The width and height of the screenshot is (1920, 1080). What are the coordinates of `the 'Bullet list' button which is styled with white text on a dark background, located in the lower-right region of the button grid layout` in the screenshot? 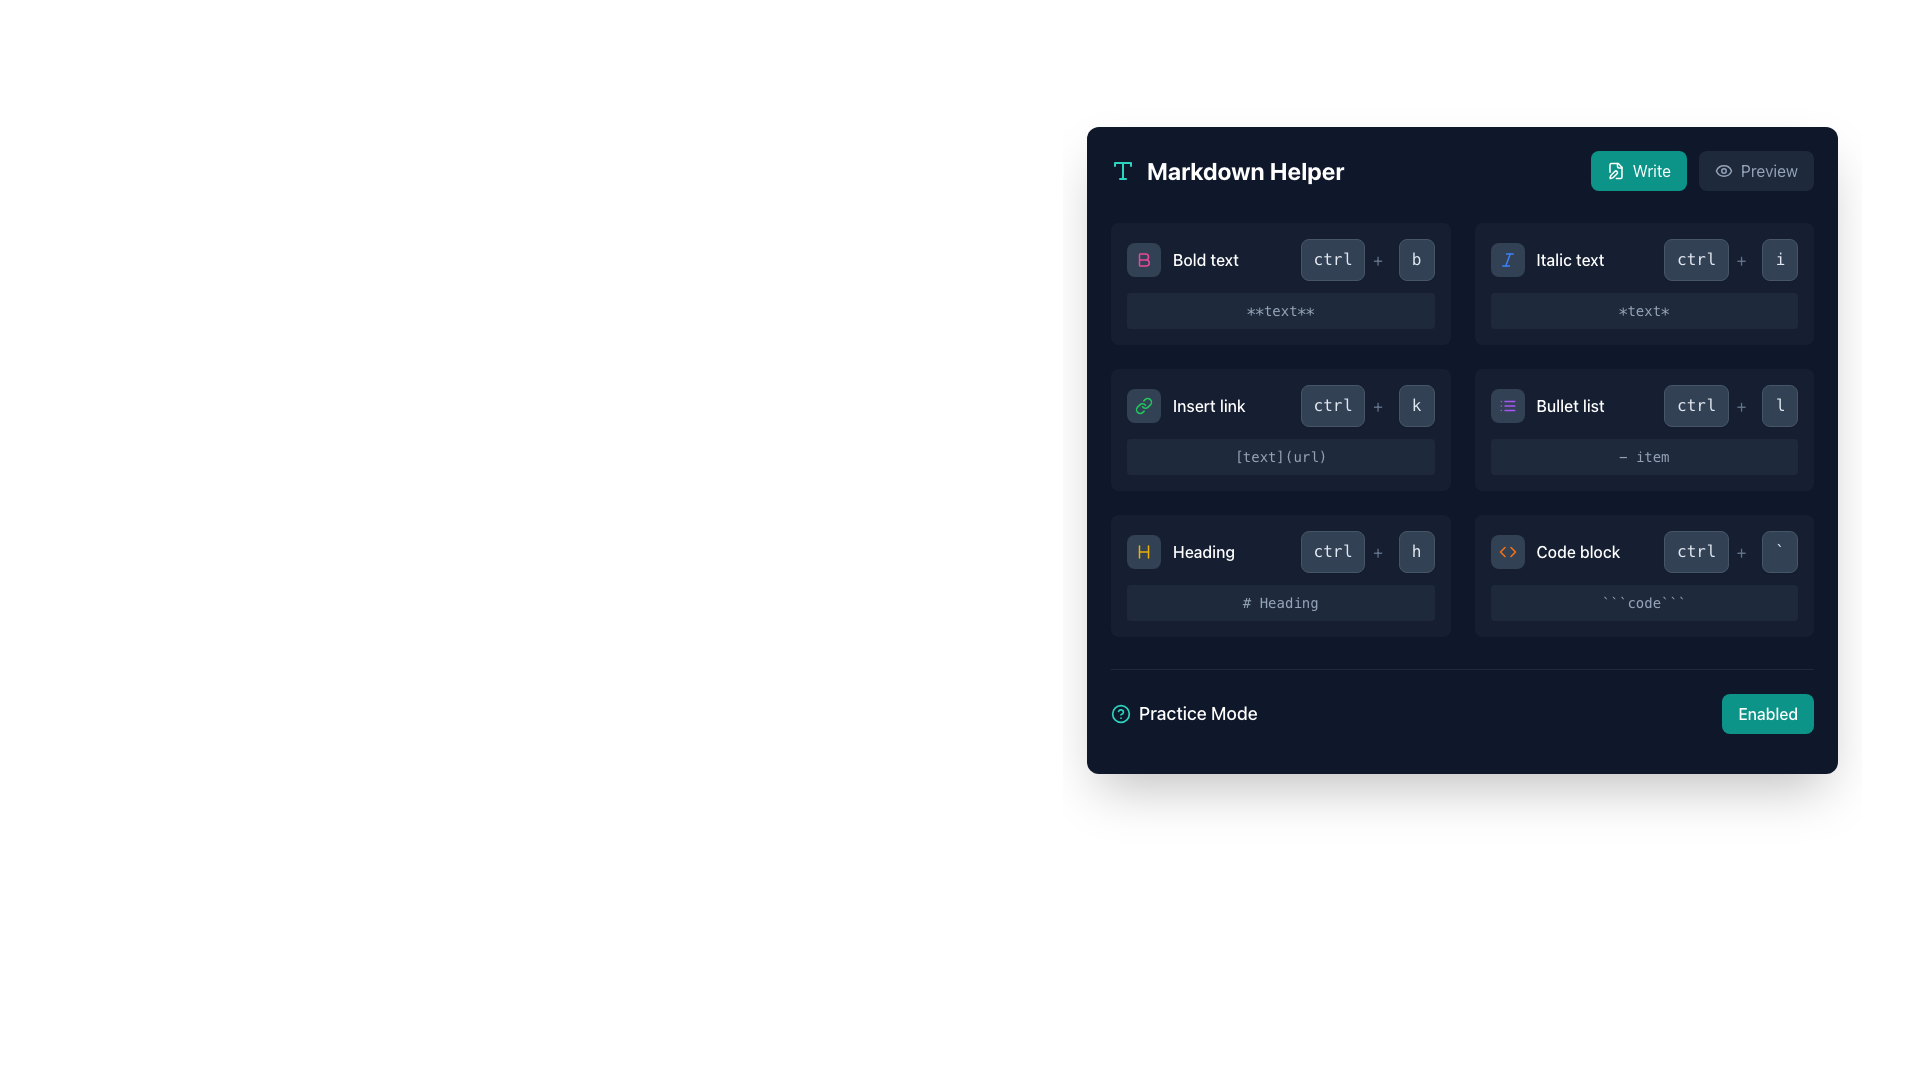 It's located at (1569, 405).